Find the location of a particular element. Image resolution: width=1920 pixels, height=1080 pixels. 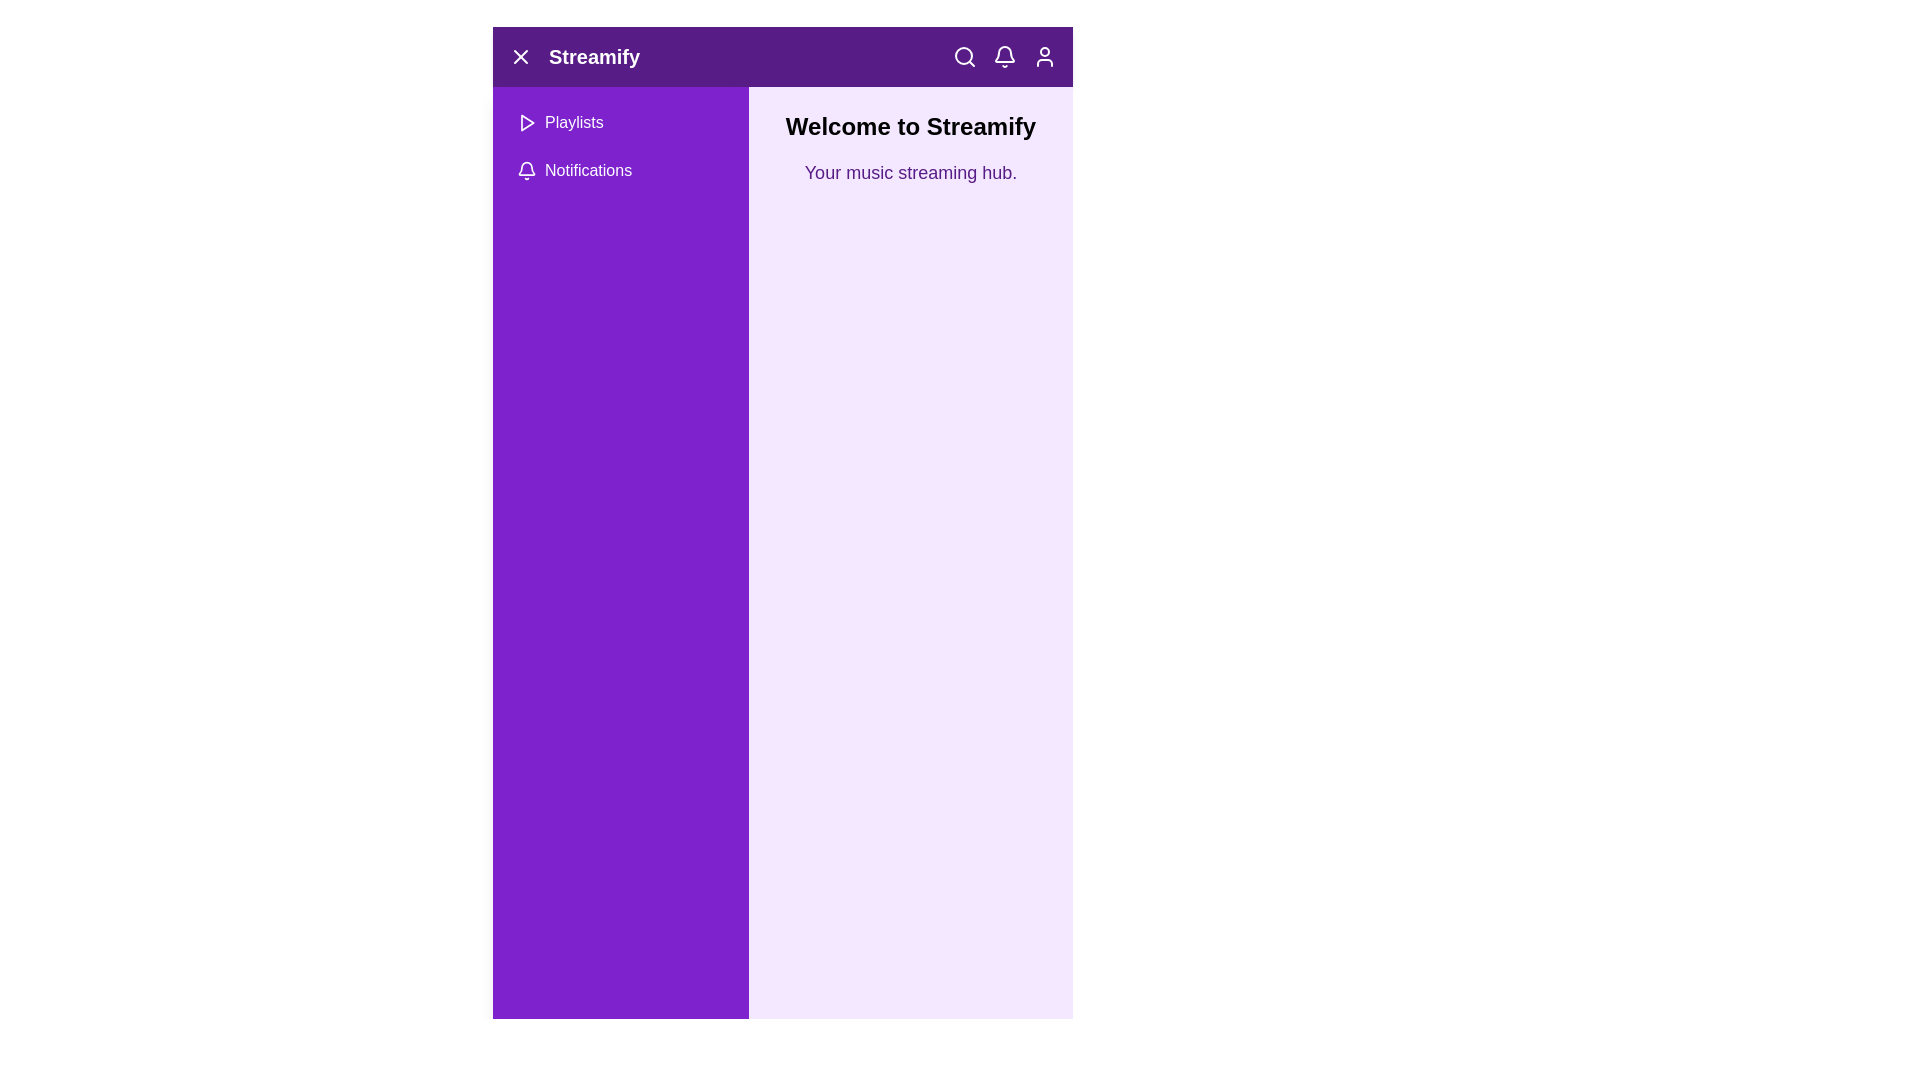

static text label displaying 'Your music streaming hub.' which is positioned below the title 'Welcome to Streamify.' is located at coordinates (910, 172).